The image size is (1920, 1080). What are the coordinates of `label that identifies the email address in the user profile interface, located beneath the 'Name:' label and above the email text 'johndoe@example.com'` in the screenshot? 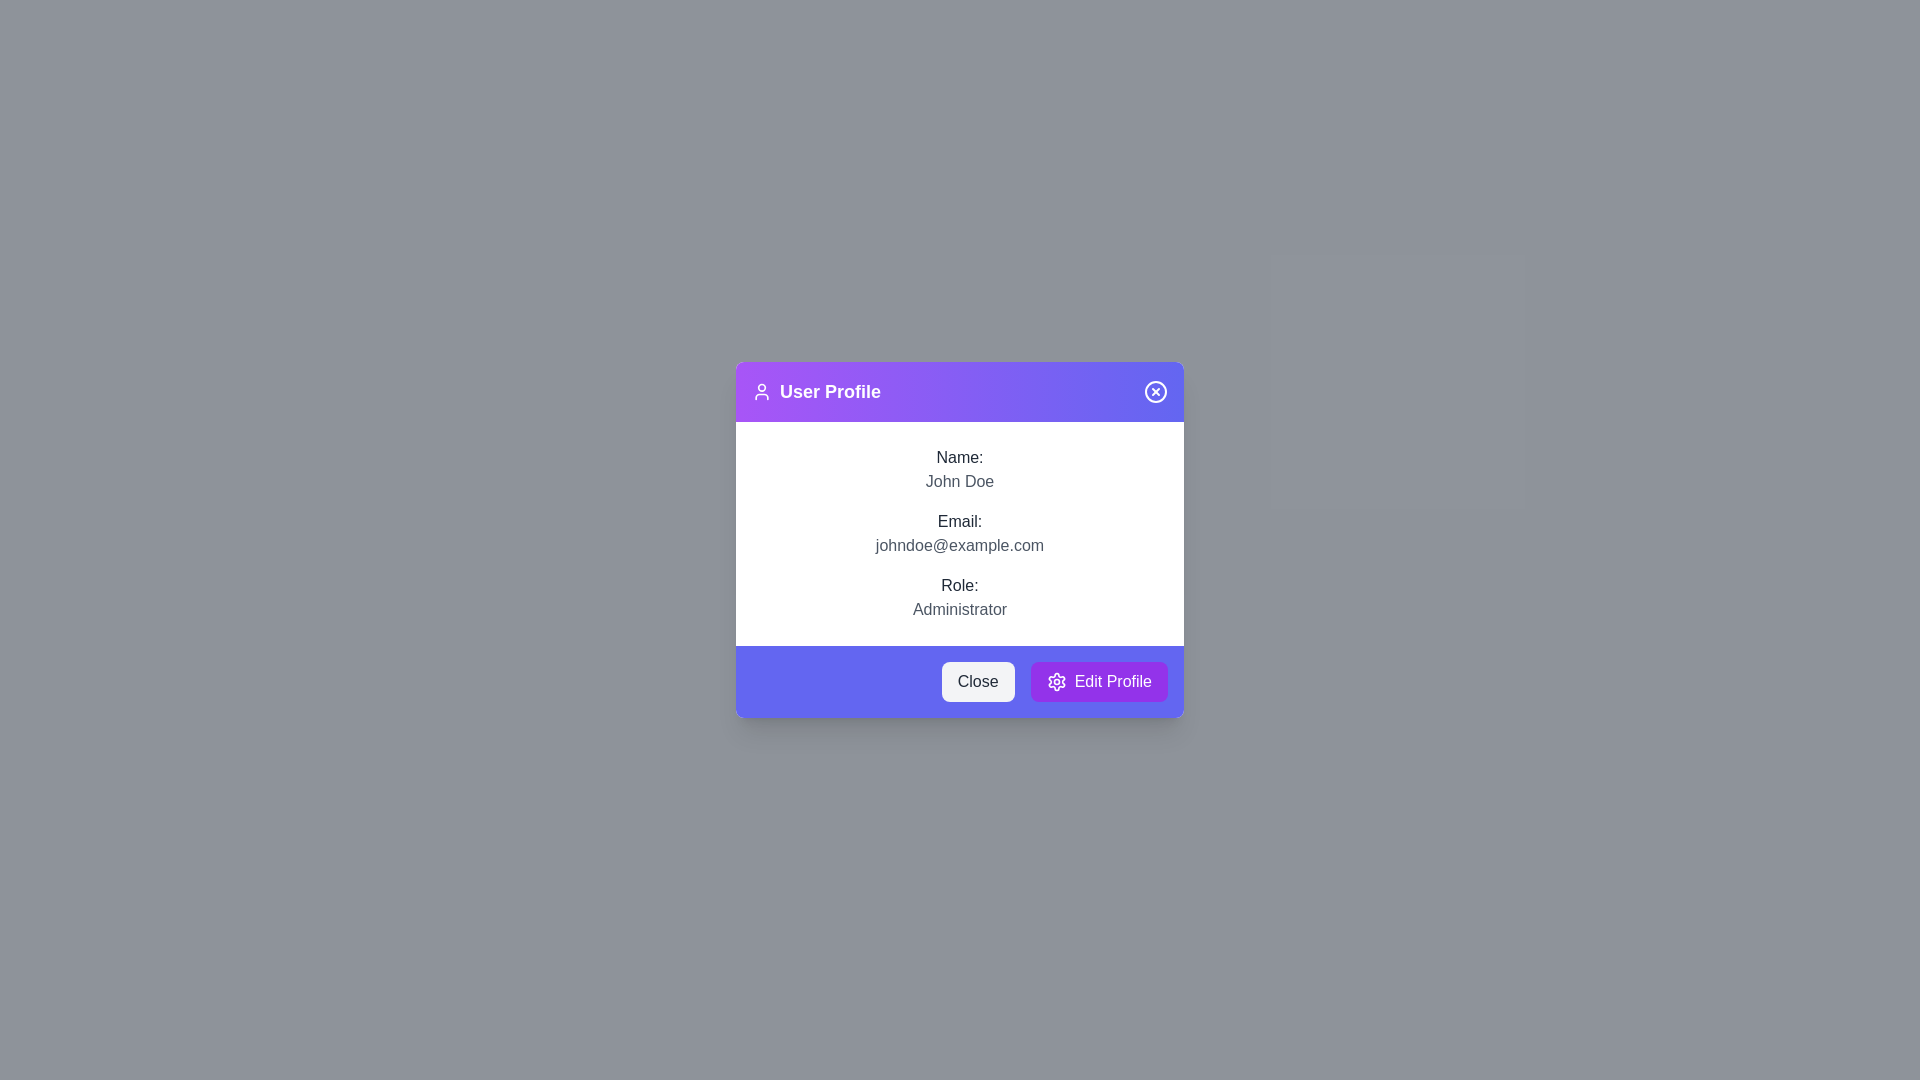 It's located at (960, 520).